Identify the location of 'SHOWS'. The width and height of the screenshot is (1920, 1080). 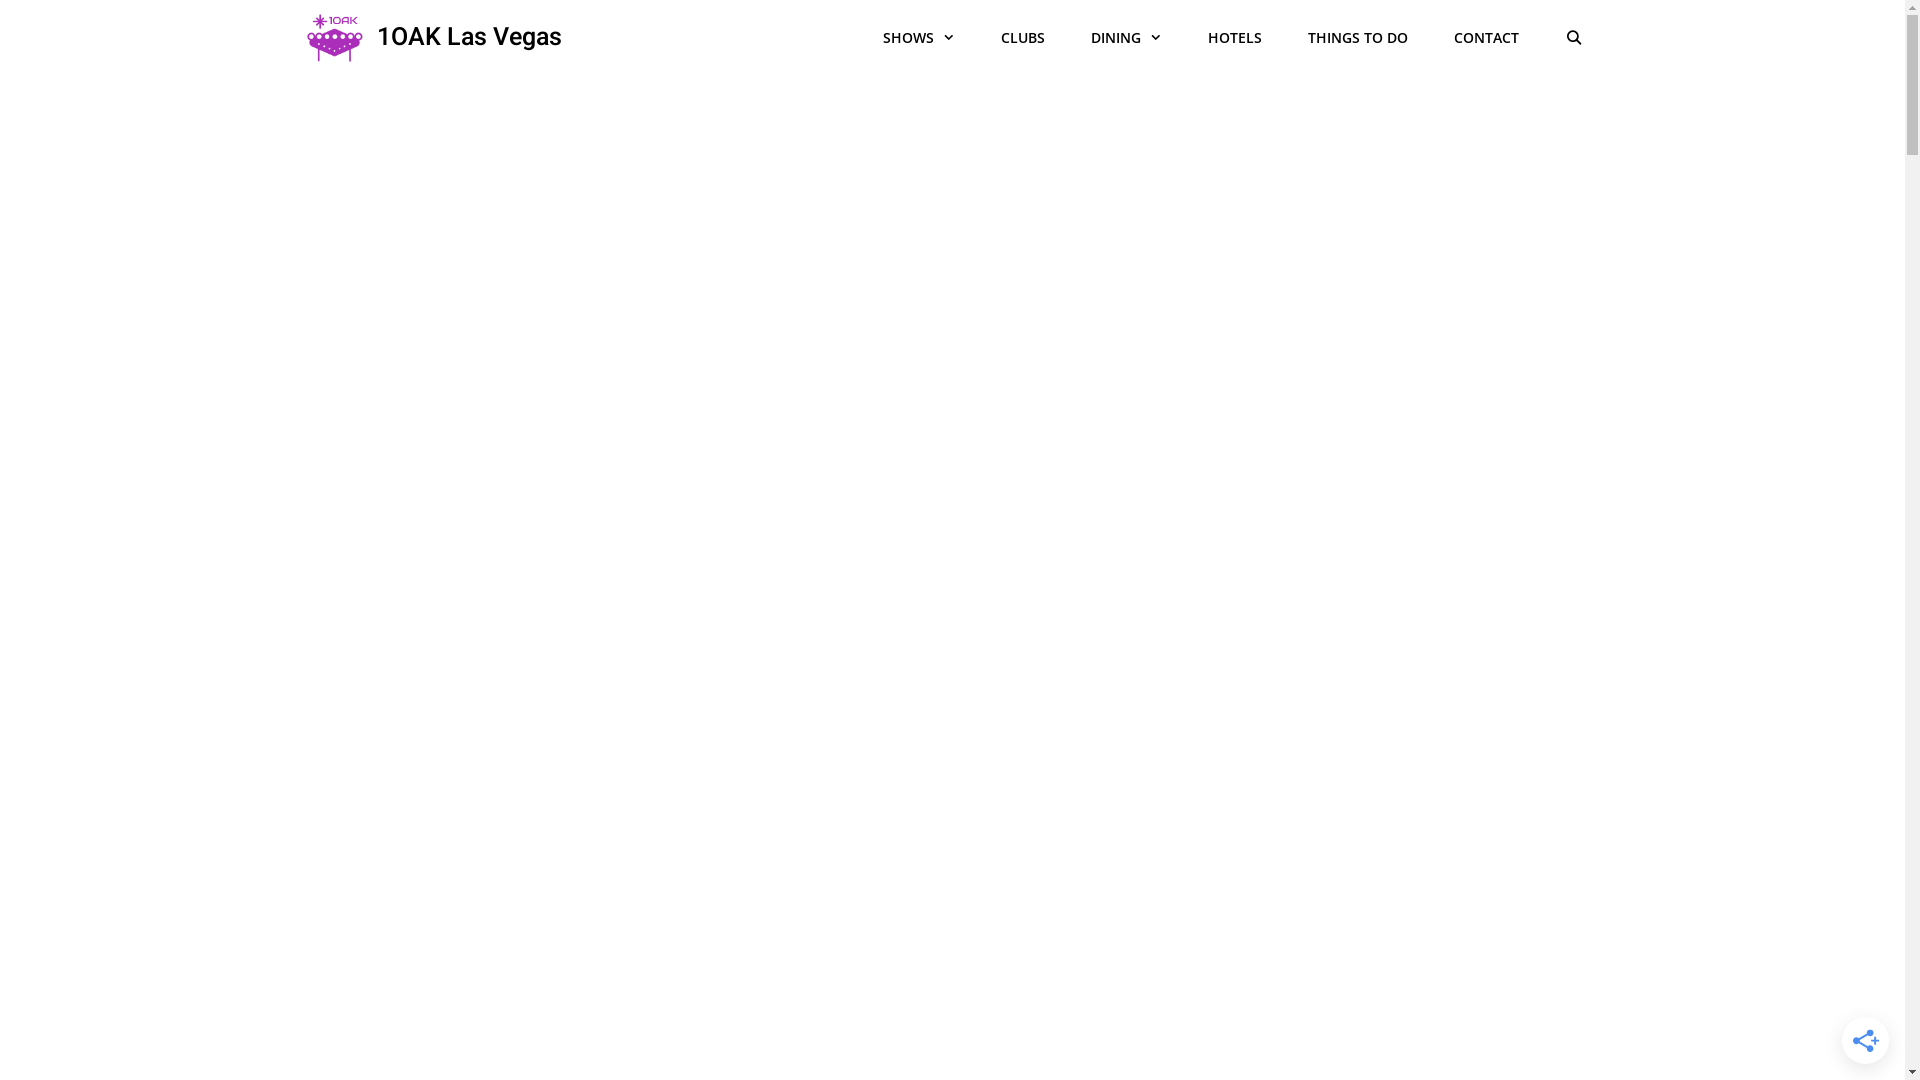
(917, 38).